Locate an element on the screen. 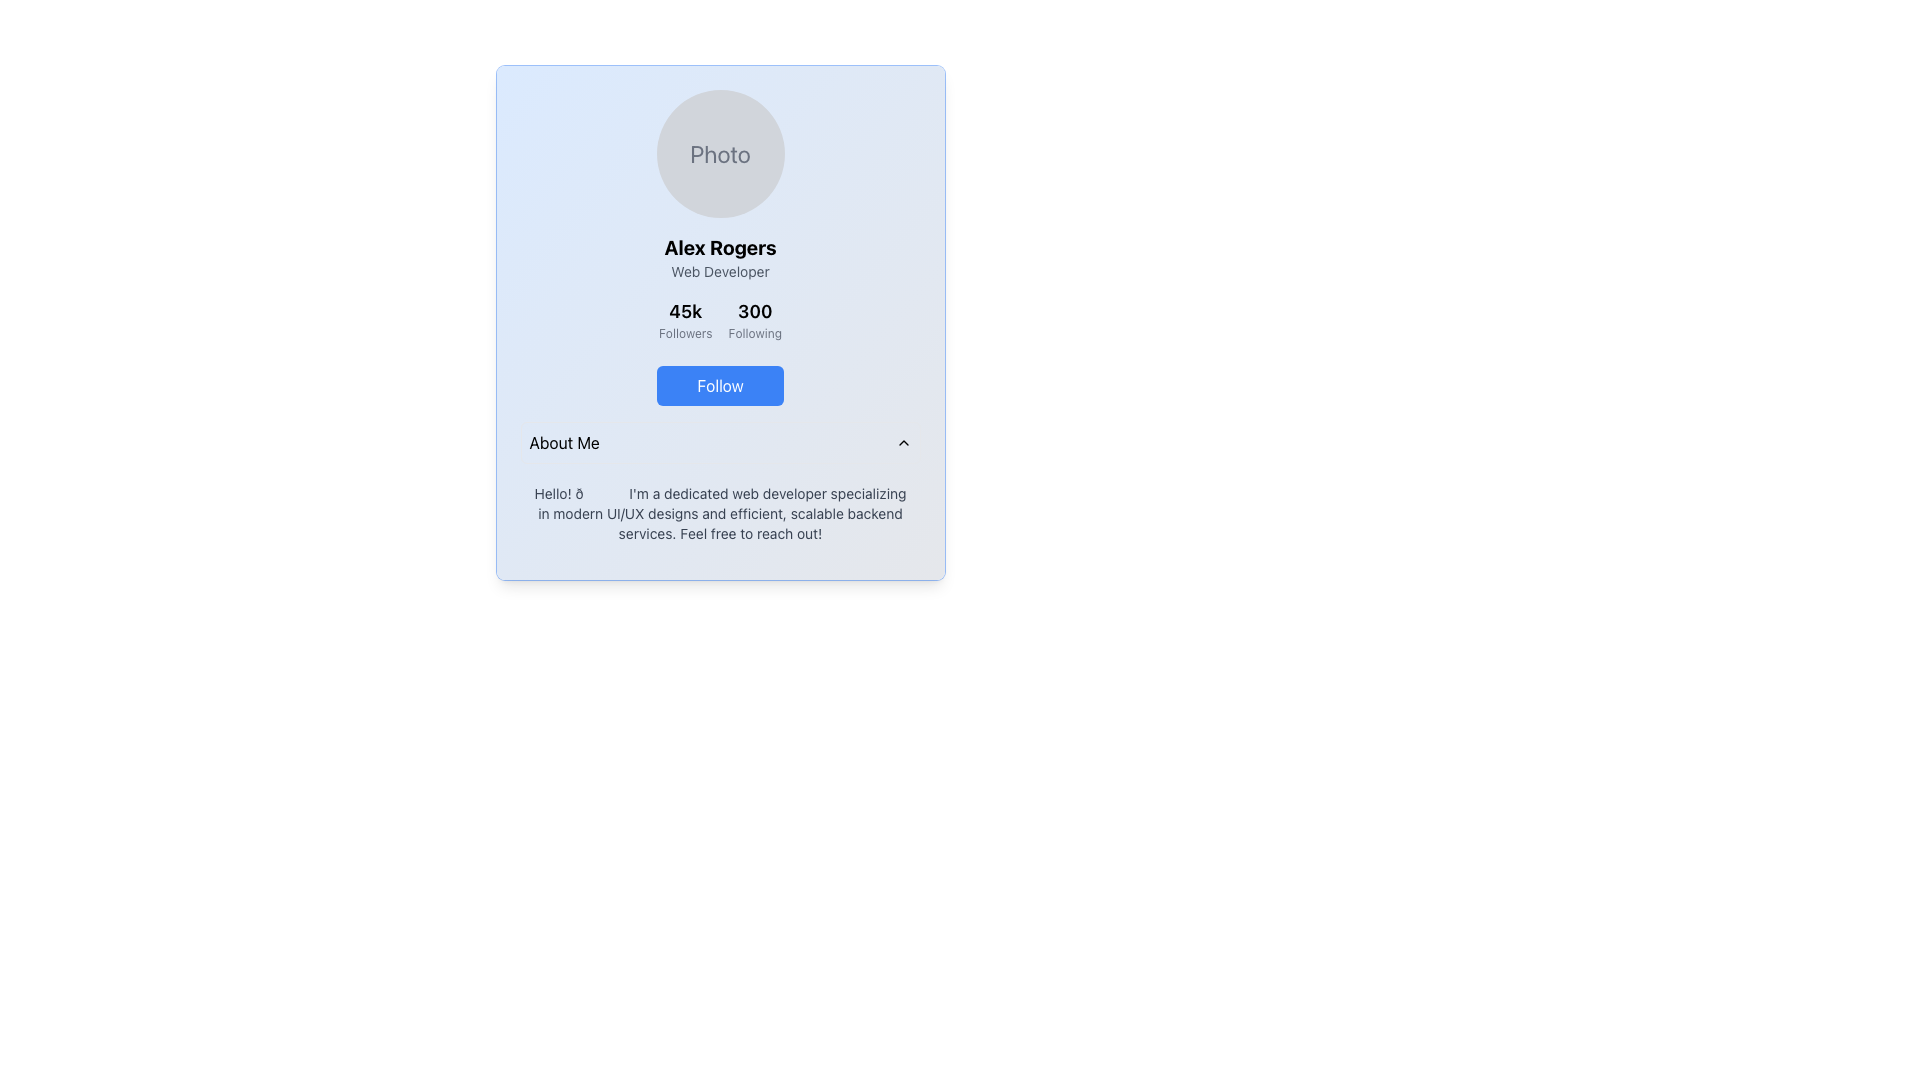  the interactive parts of the 'About Me' informational section, which is located at the bottom of the profile card, immediately under the 'Follow' button is located at coordinates (720, 489).